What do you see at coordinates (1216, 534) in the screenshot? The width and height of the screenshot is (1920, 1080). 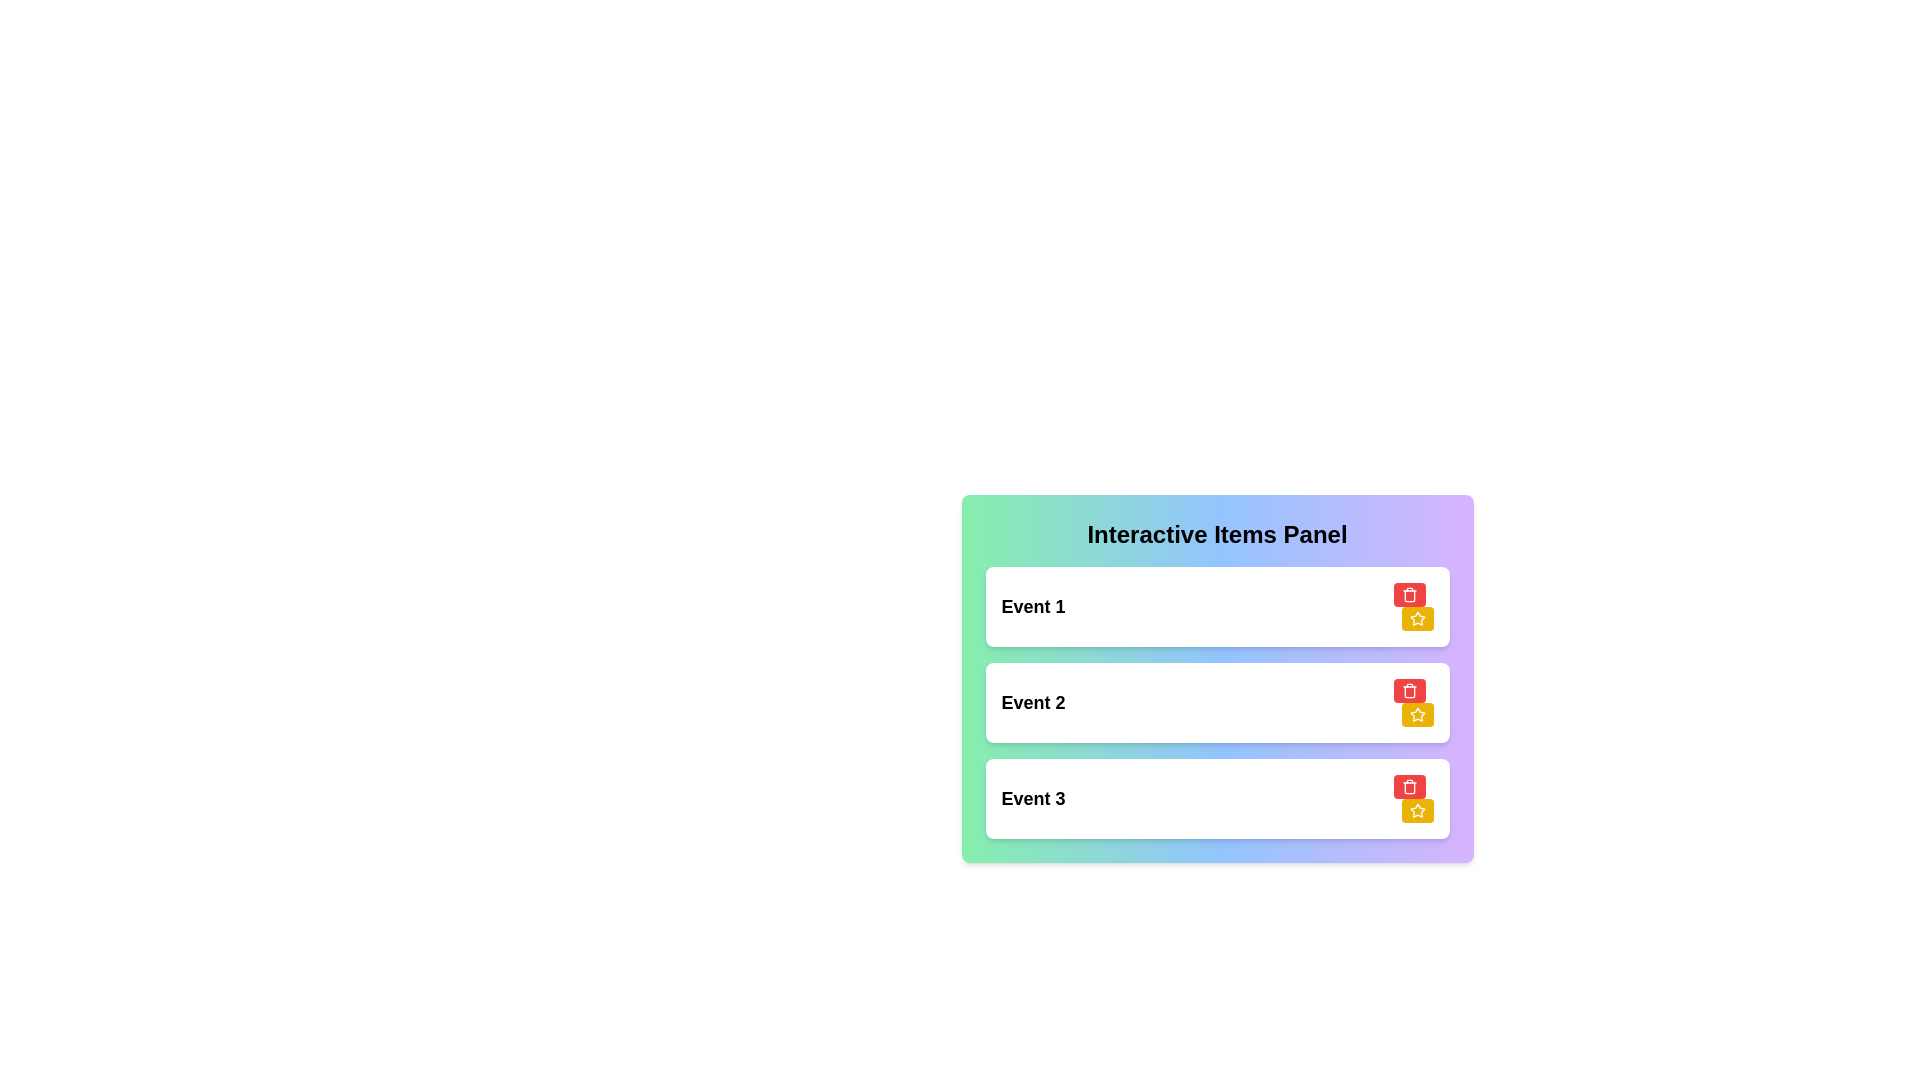 I see `the descriptive header text label located at the top of the panel with a gradient-colored background, which is centered above the event labels` at bounding box center [1216, 534].